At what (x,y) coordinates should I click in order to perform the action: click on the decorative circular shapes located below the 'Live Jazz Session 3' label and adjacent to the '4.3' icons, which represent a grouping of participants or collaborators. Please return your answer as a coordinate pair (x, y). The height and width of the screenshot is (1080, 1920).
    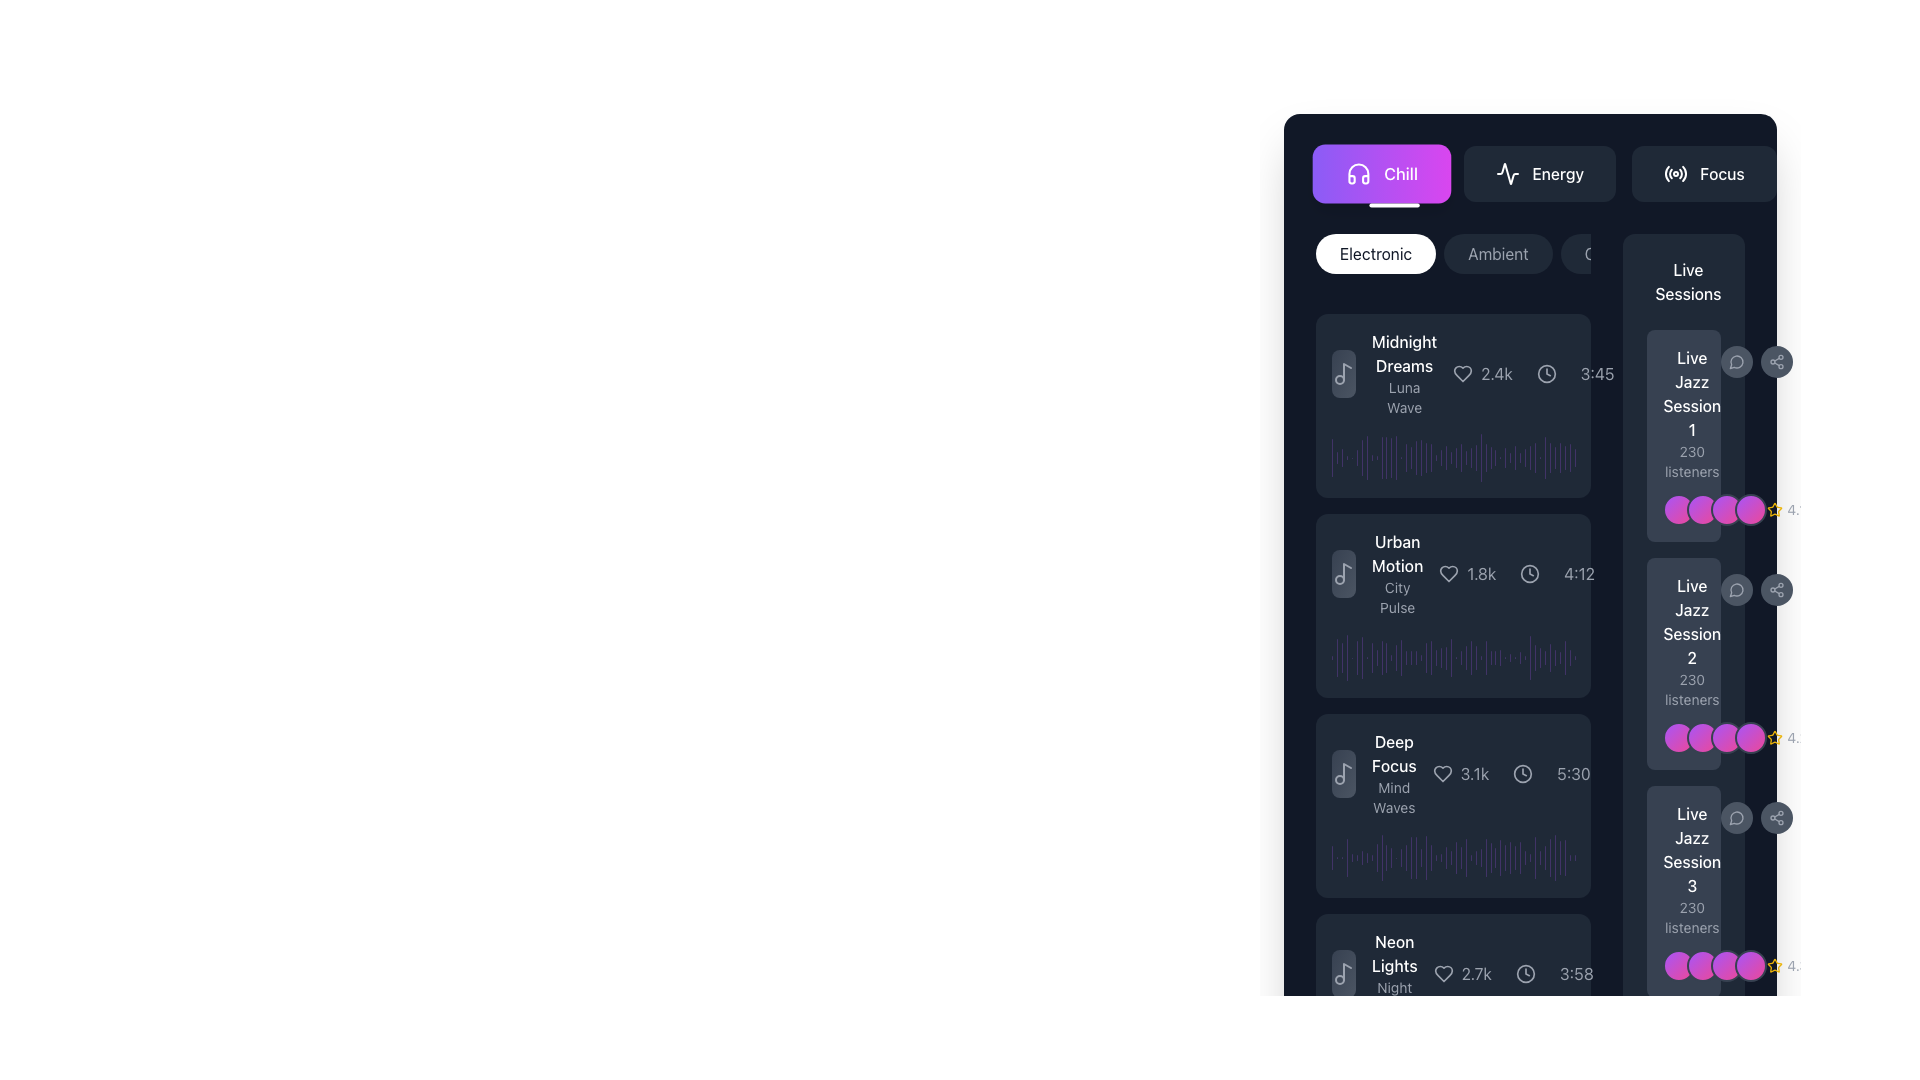
    Looking at the image, I should click on (1714, 964).